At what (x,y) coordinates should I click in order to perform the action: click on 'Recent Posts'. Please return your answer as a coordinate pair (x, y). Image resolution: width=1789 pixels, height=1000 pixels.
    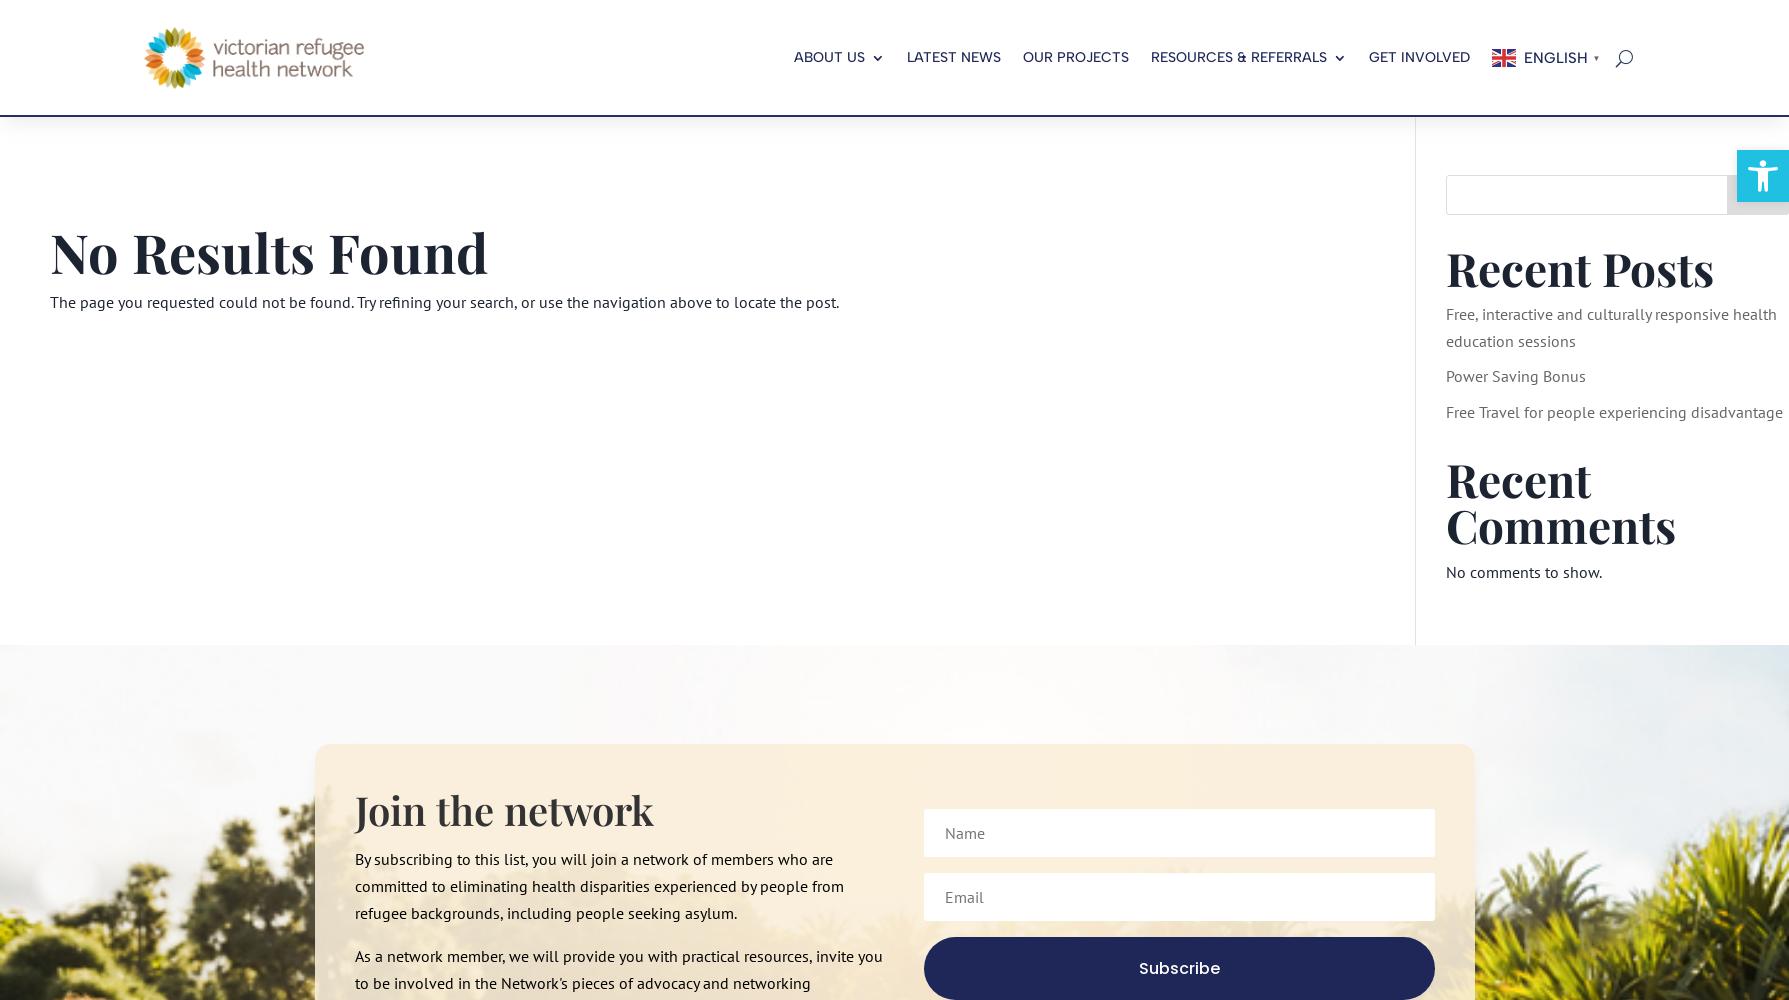
    Looking at the image, I should click on (1577, 268).